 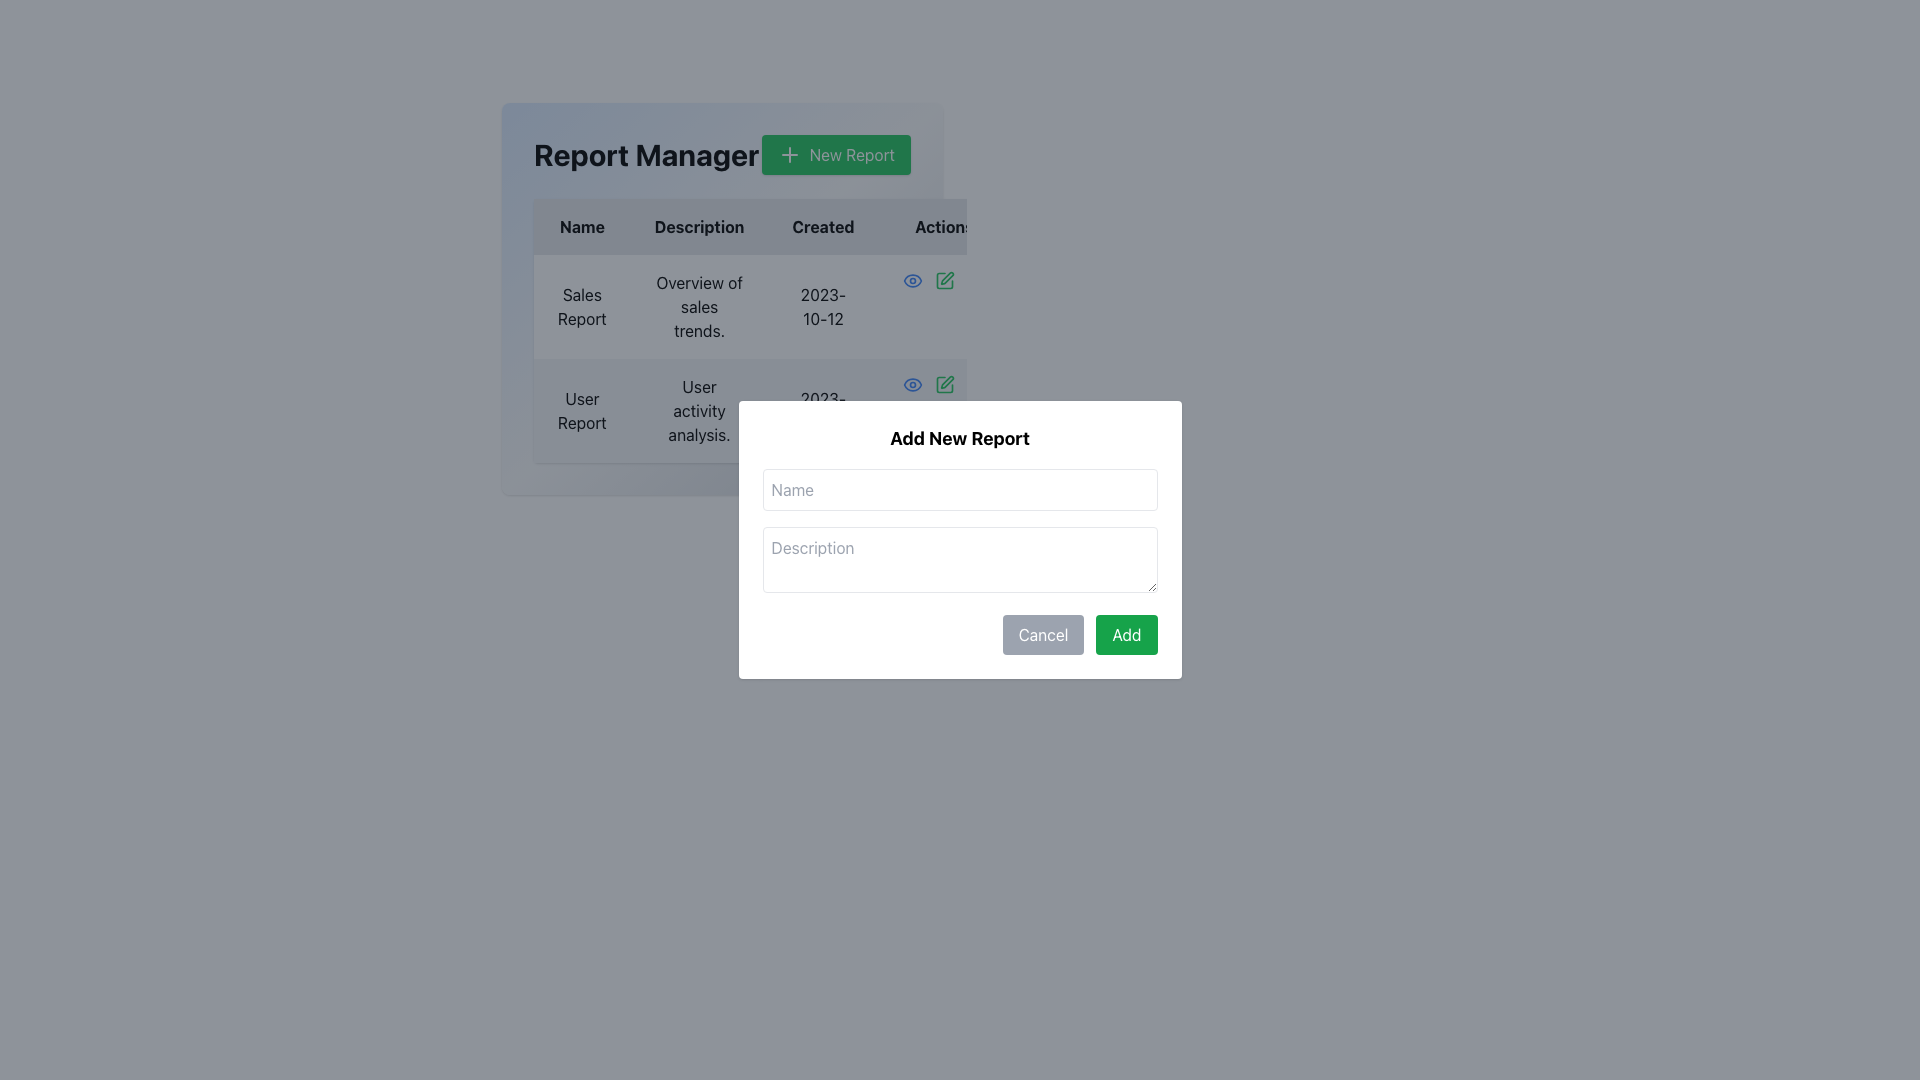 I want to click on the Text Label that serves as the column header for descriptions, positioned between the 'Name' and 'Created' headers in the table, so click(x=699, y=226).